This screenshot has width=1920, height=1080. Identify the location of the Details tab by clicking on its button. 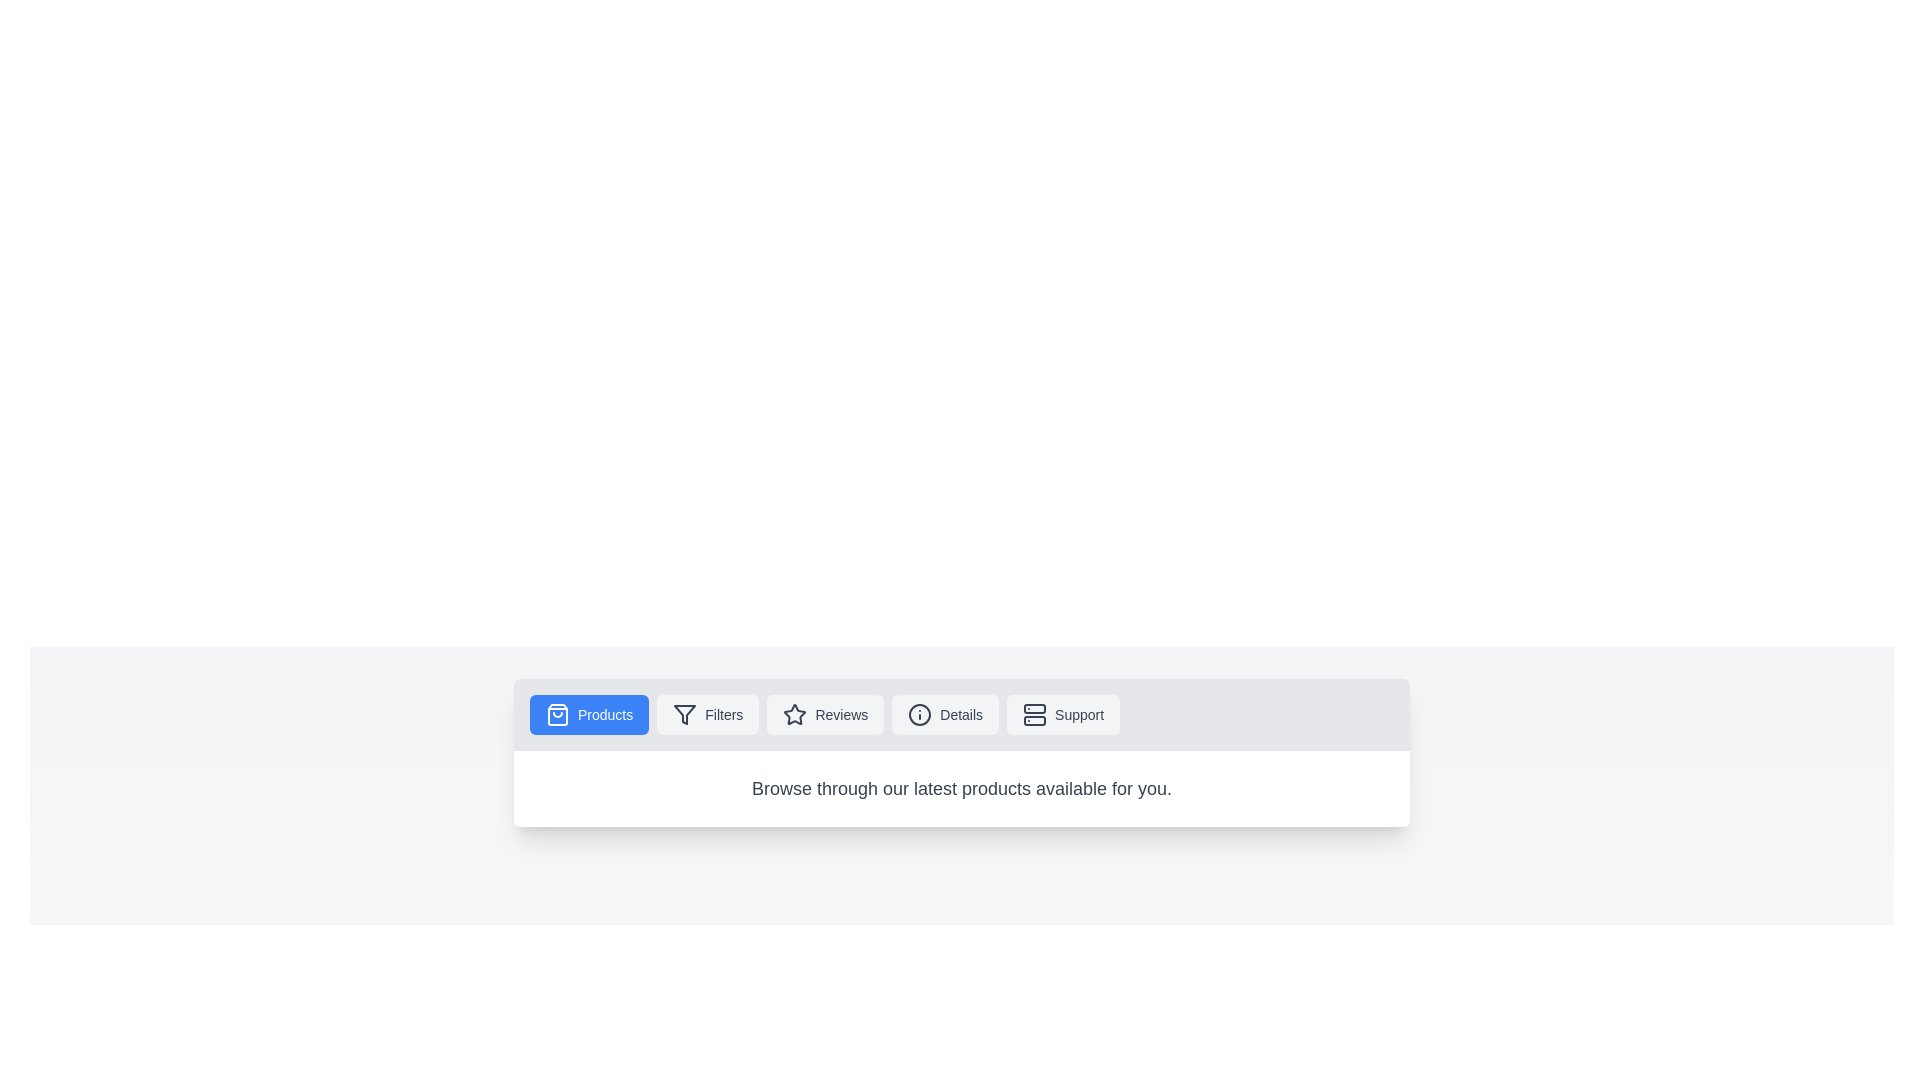
(944, 713).